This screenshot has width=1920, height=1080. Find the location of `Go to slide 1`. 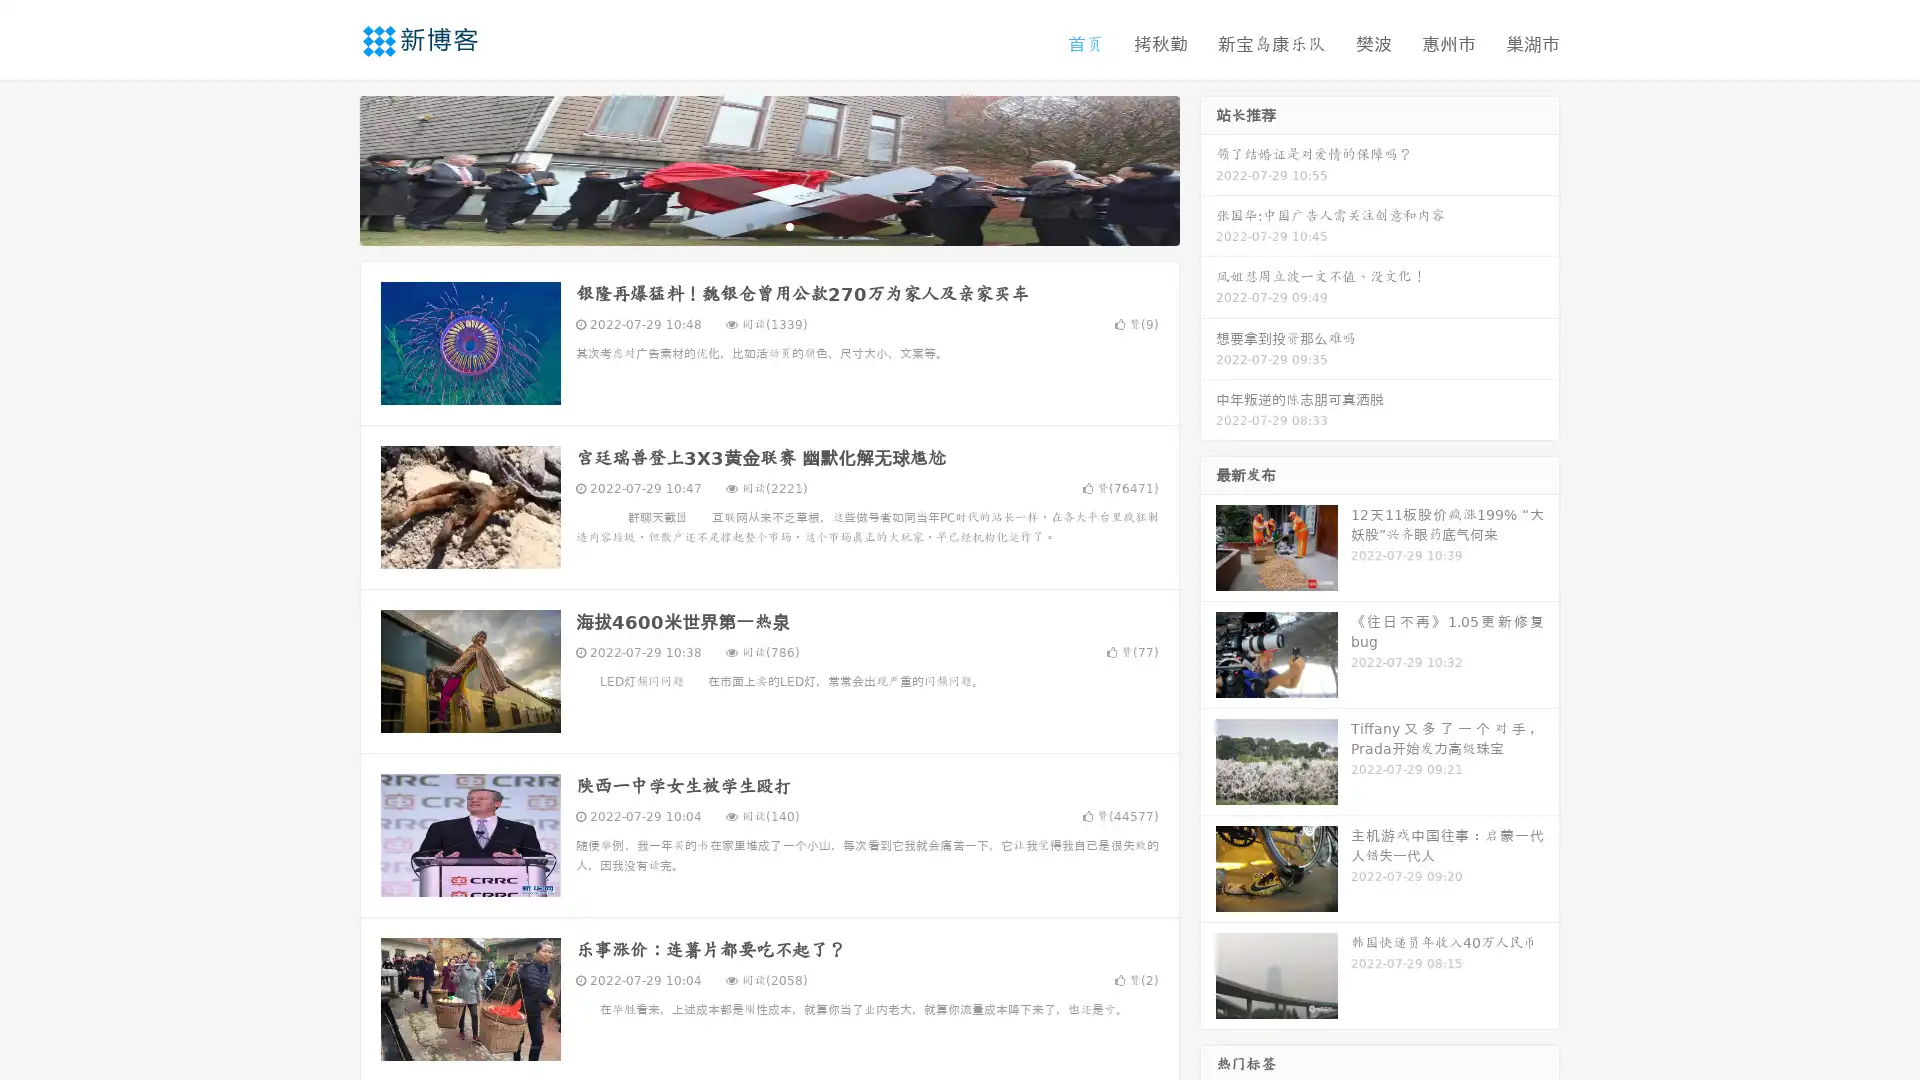

Go to slide 1 is located at coordinates (748, 225).